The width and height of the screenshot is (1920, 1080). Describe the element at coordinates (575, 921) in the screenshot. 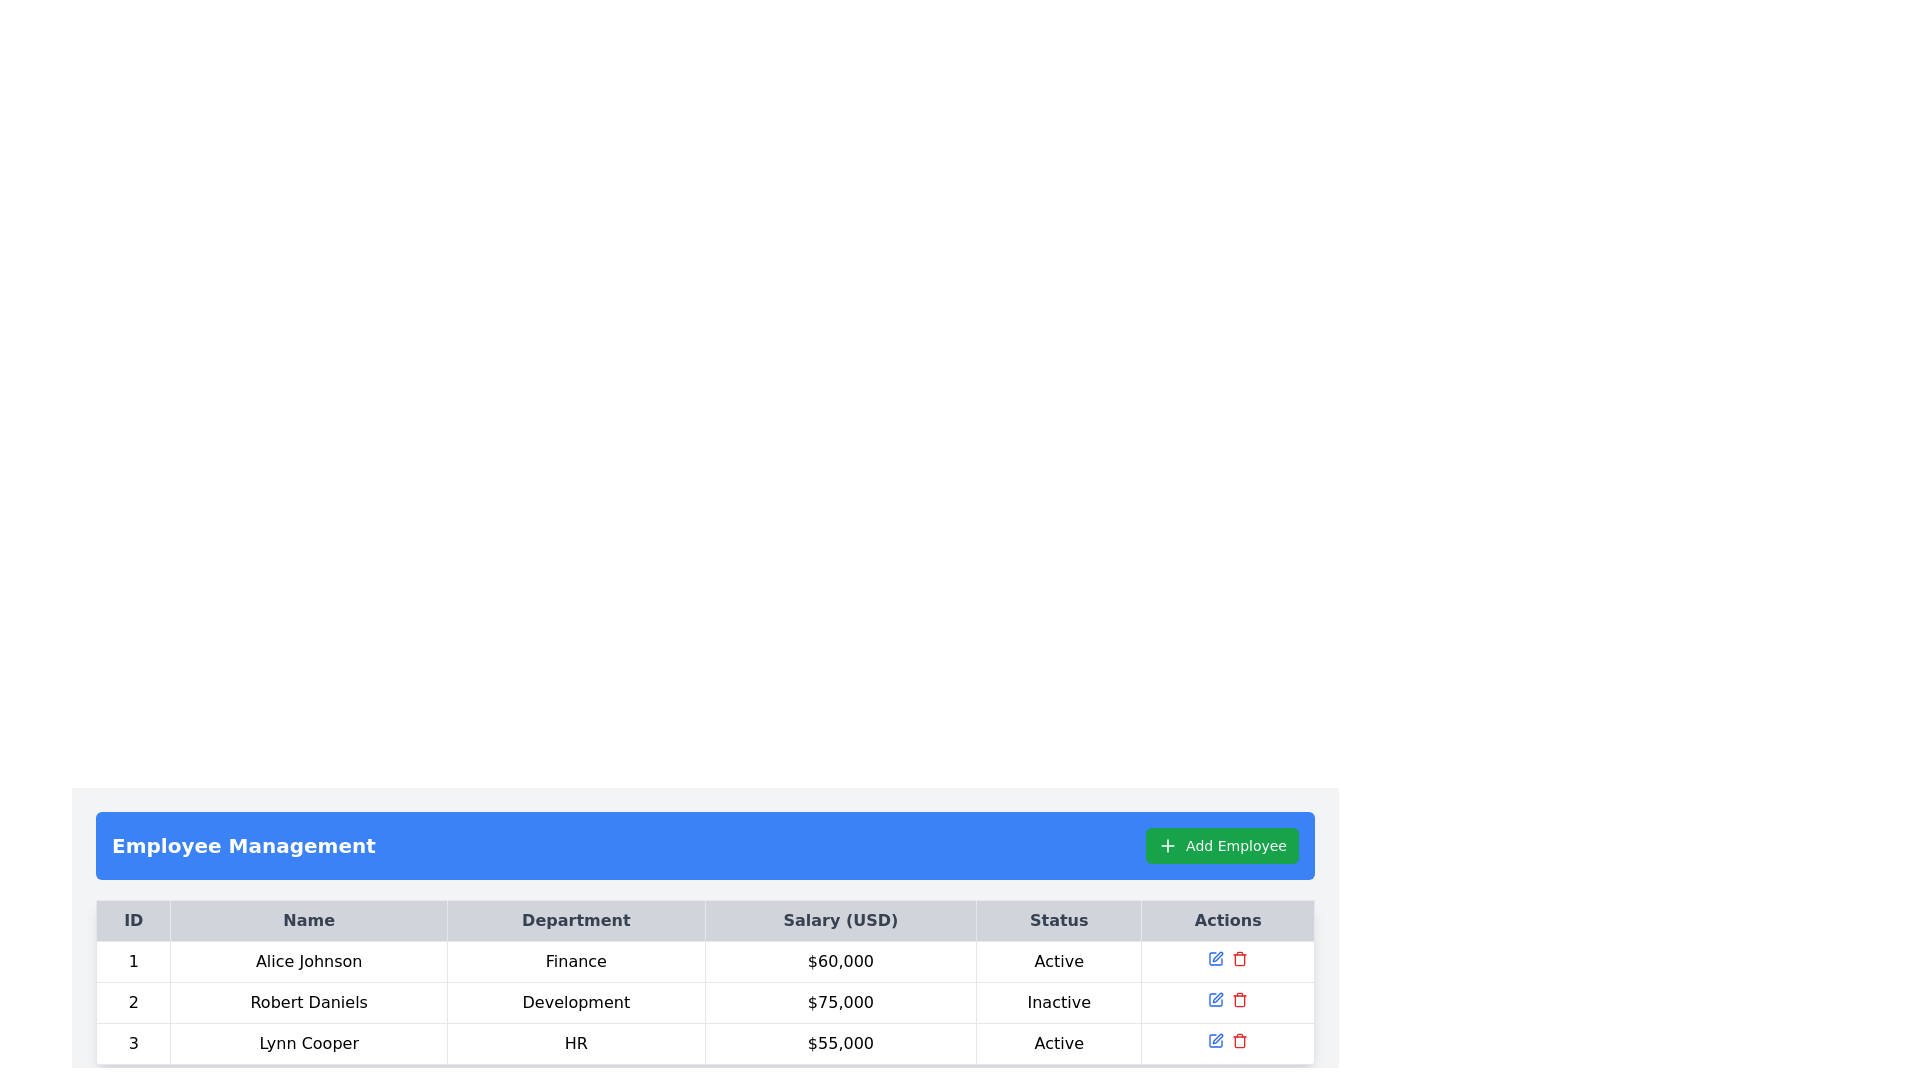

I see `the 'Department' text label, which is a bold black text centered within a light gray rectangular area in the third column of the header row of the Employee Management table` at that location.